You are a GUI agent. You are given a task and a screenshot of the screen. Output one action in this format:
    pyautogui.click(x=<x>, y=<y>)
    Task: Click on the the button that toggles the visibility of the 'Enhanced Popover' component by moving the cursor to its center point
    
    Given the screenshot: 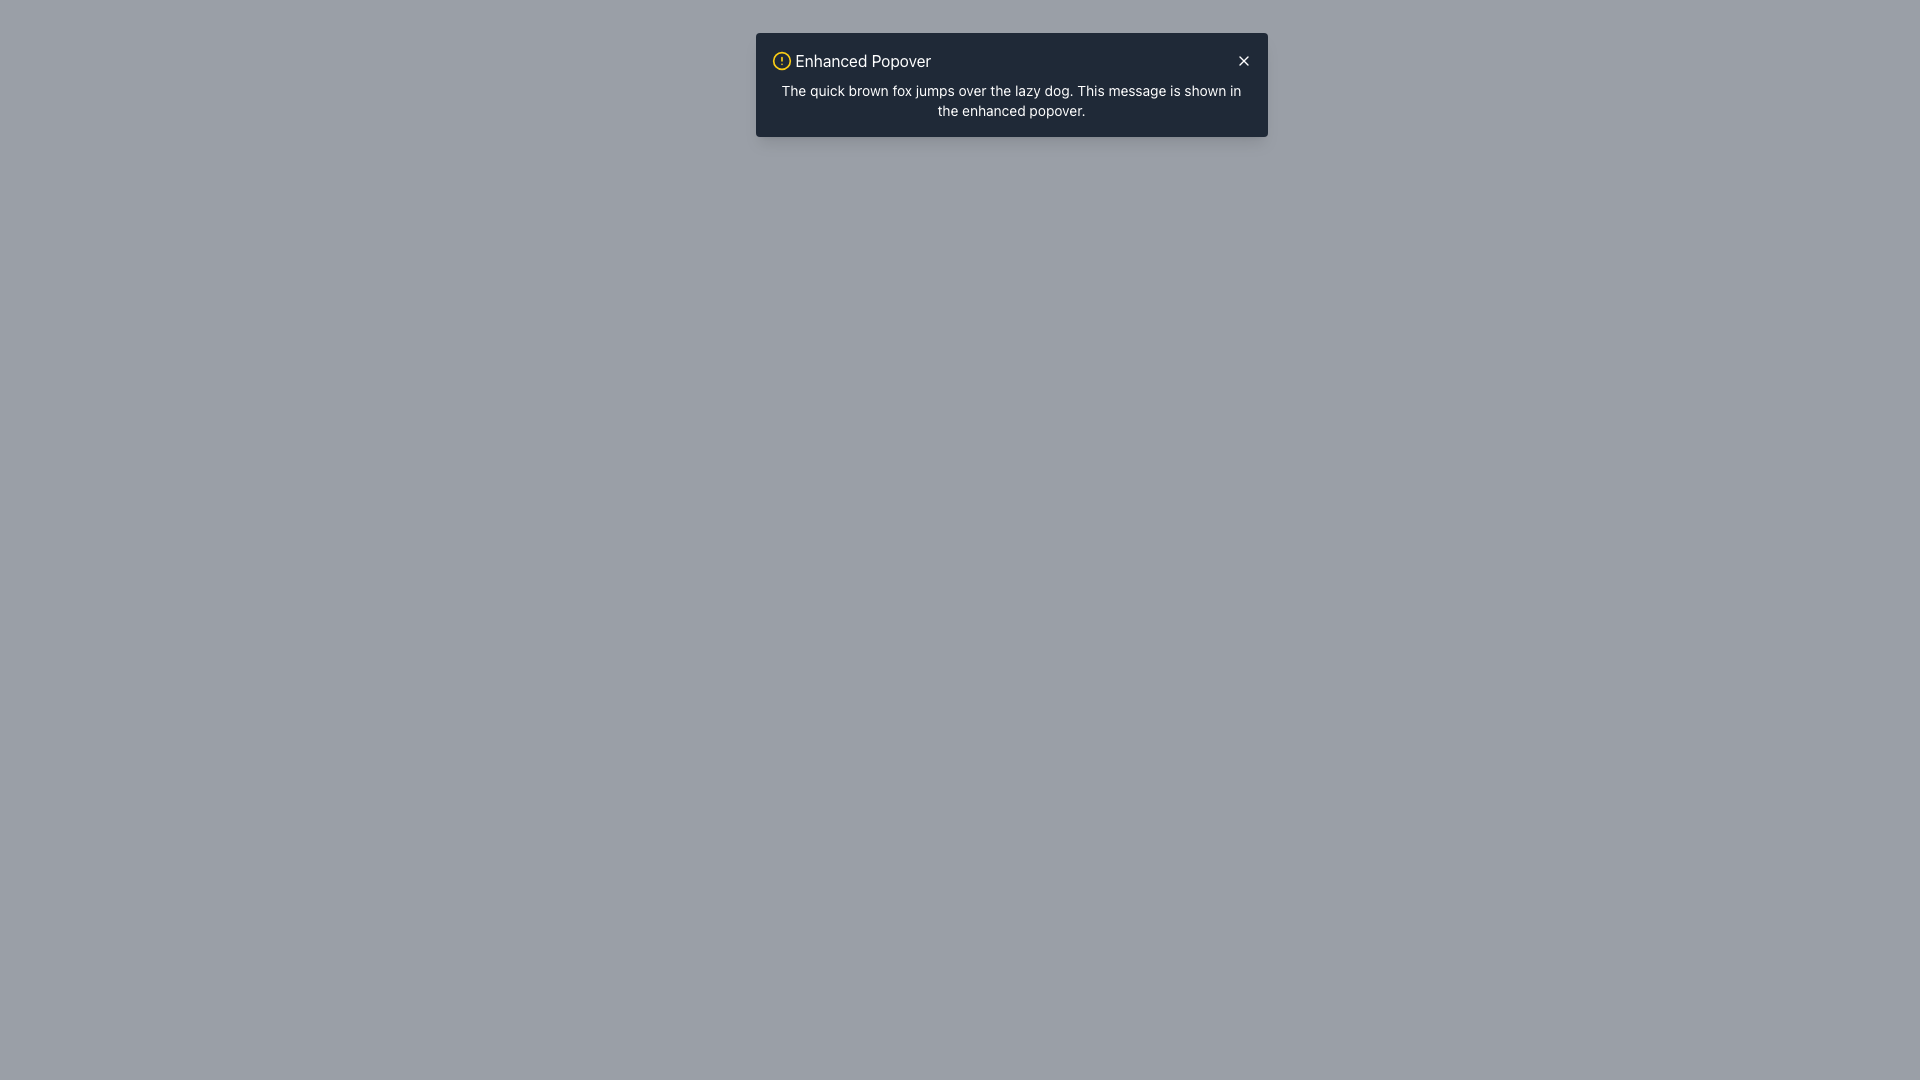 What is the action you would take?
    pyautogui.click(x=1011, y=52)
    